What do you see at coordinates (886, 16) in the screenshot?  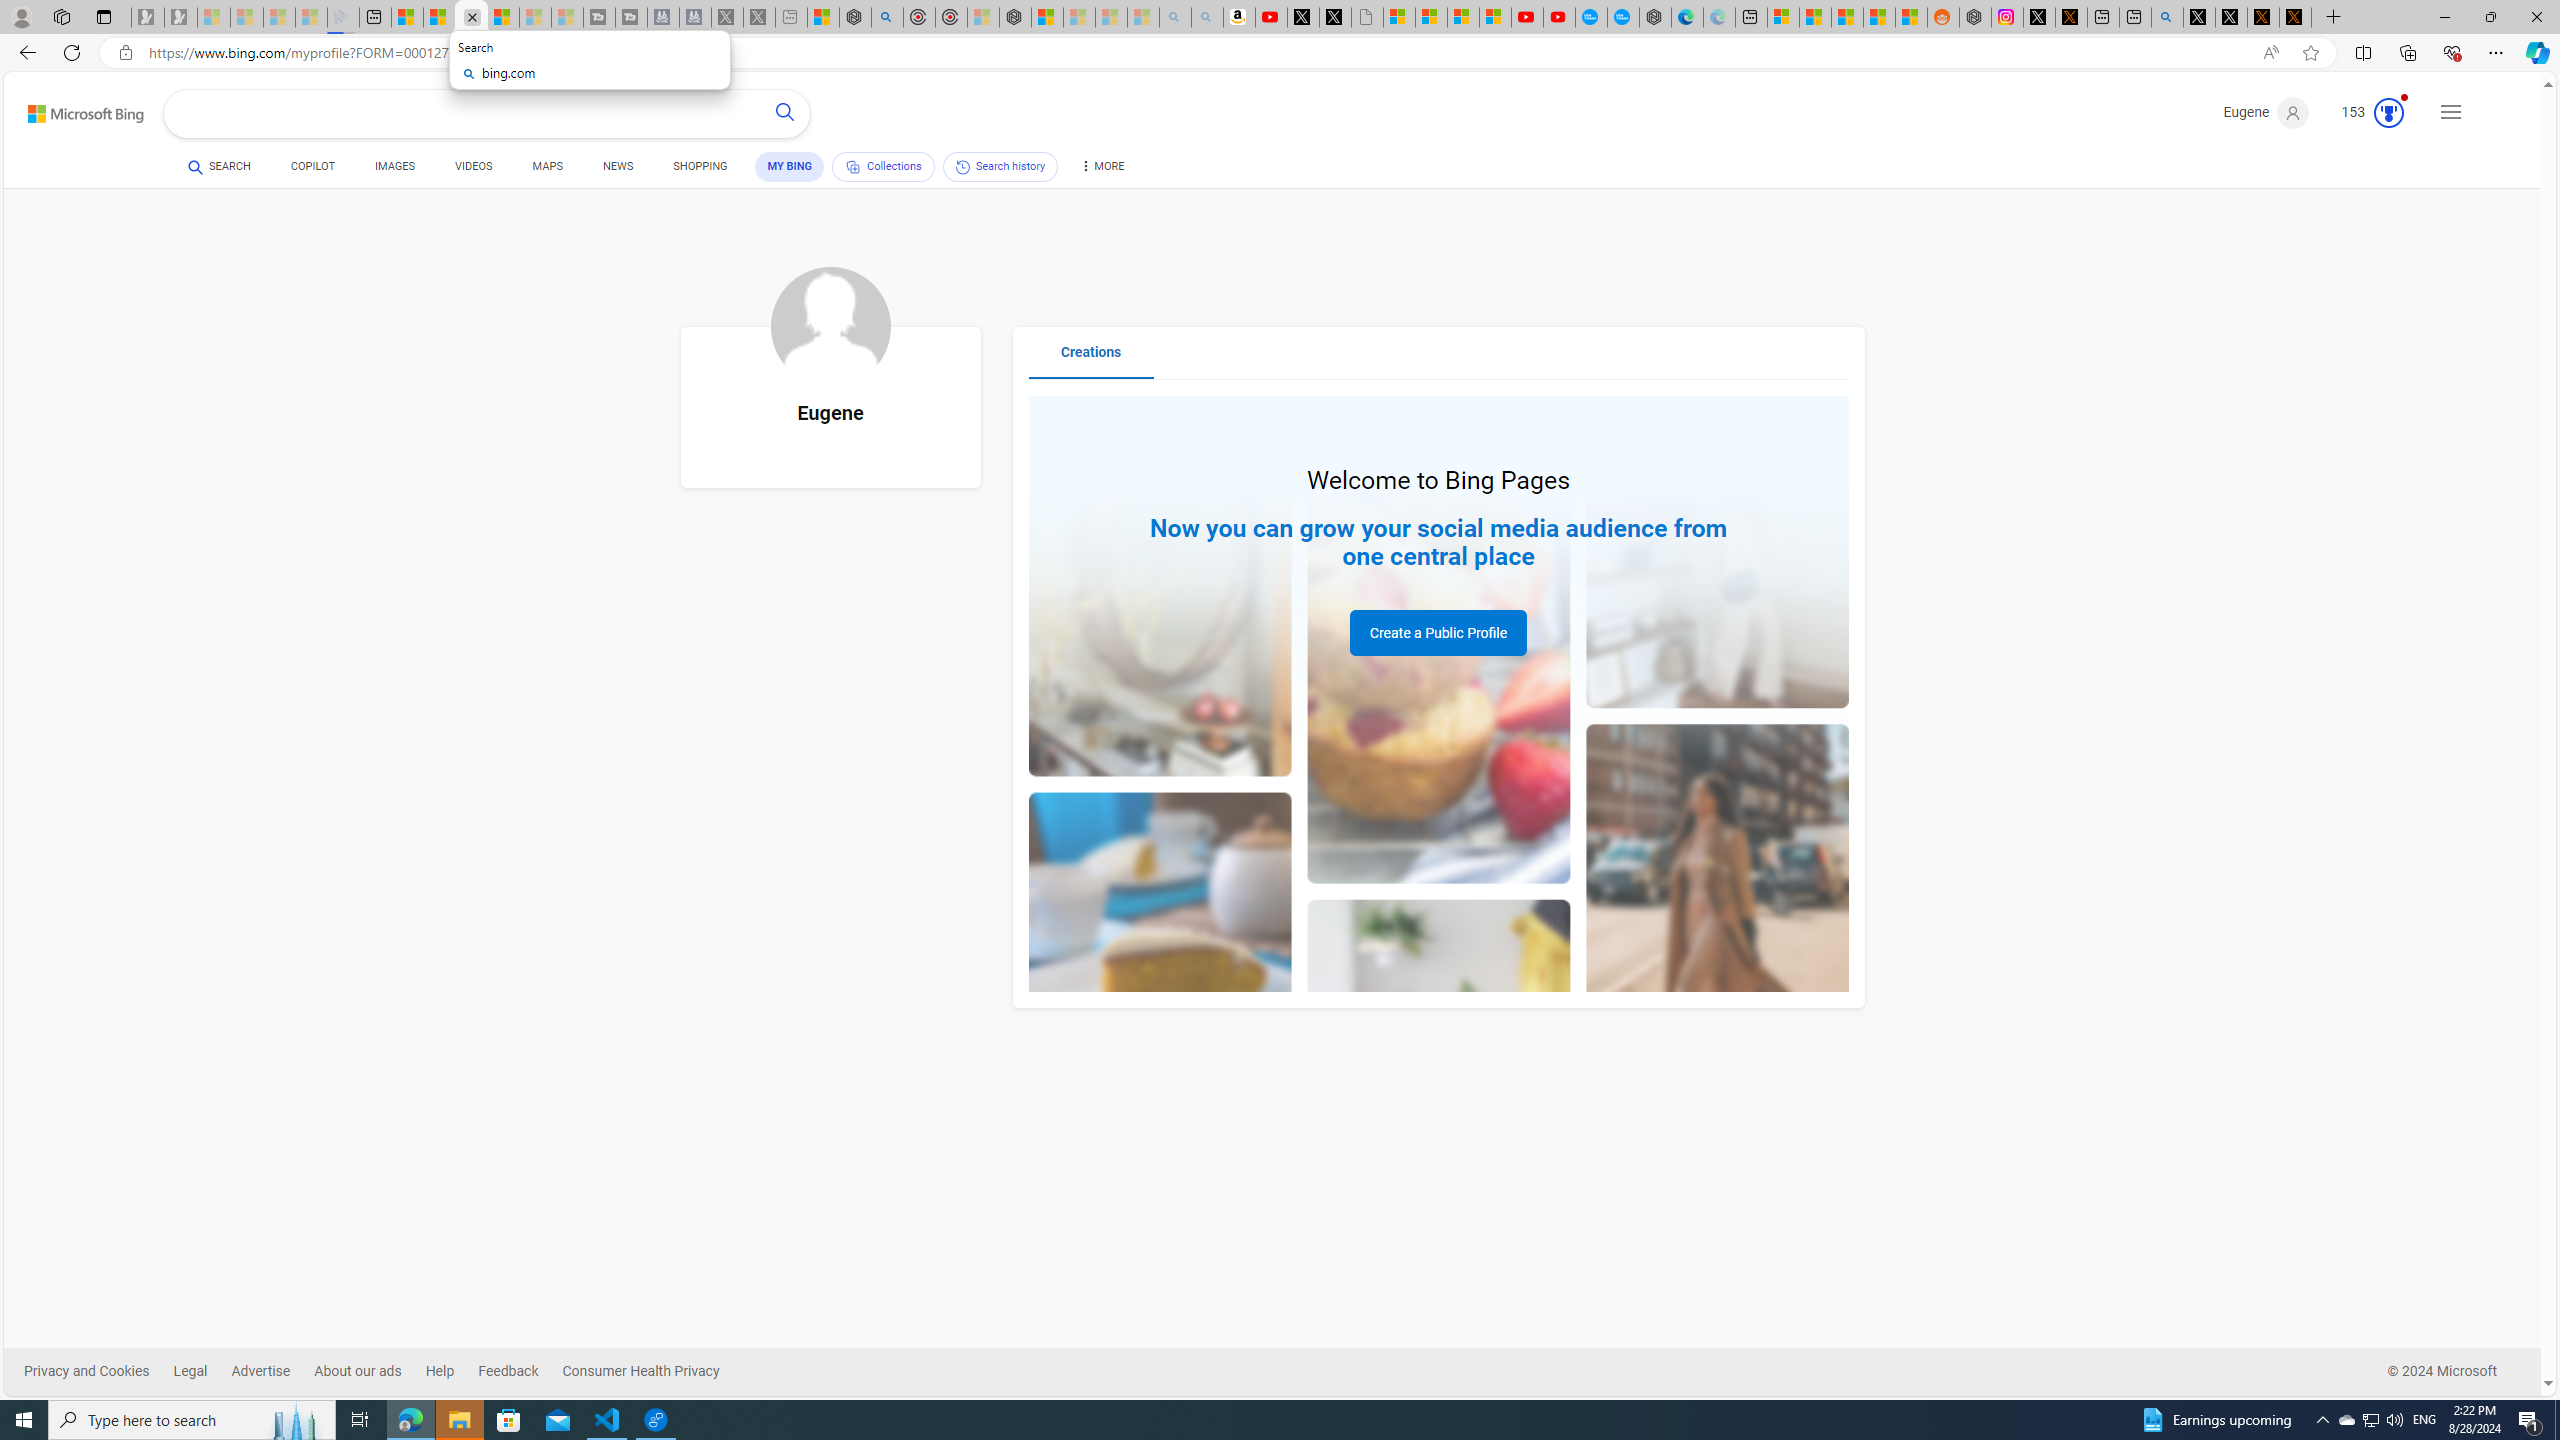 I see `'poe - Search'` at bounding box center [886, 16].